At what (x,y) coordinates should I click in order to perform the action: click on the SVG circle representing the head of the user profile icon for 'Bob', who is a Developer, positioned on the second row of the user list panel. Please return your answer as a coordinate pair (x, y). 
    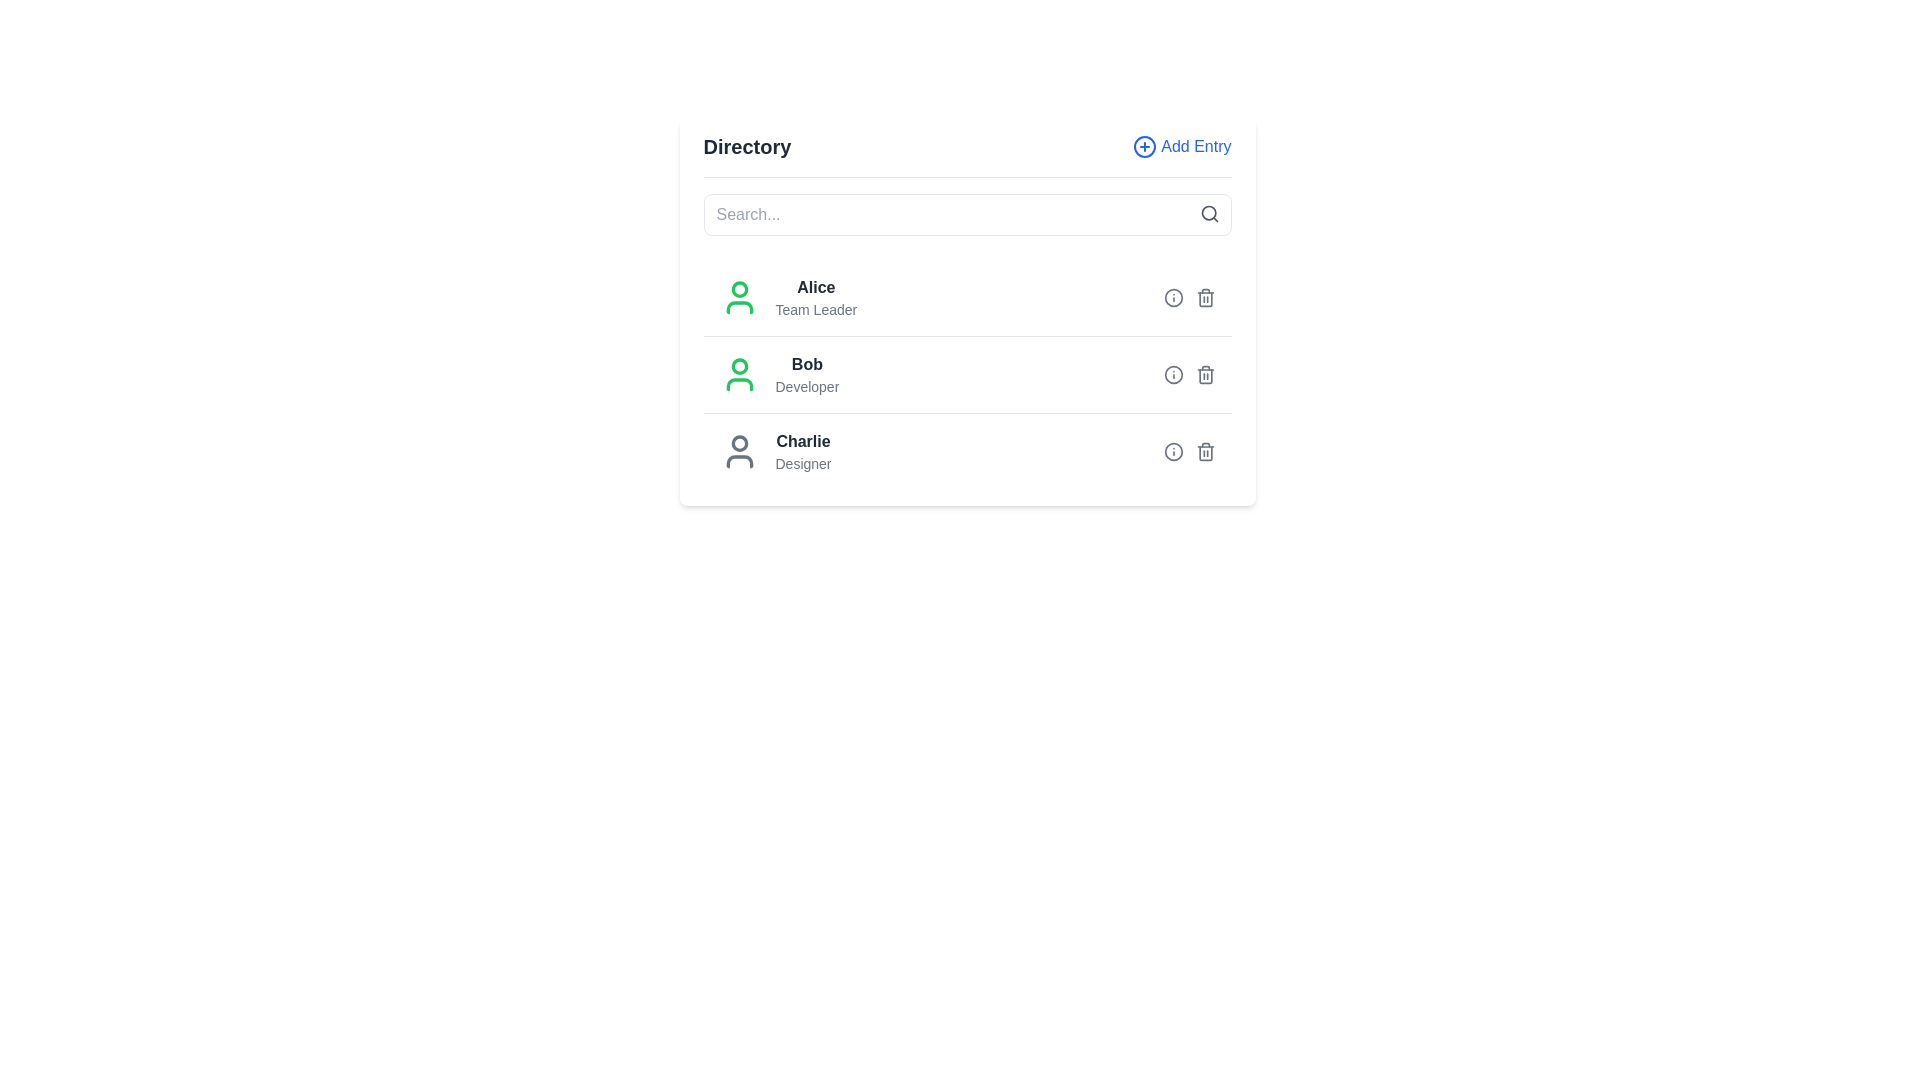
    Looking at the image, I should click on (738, 366).